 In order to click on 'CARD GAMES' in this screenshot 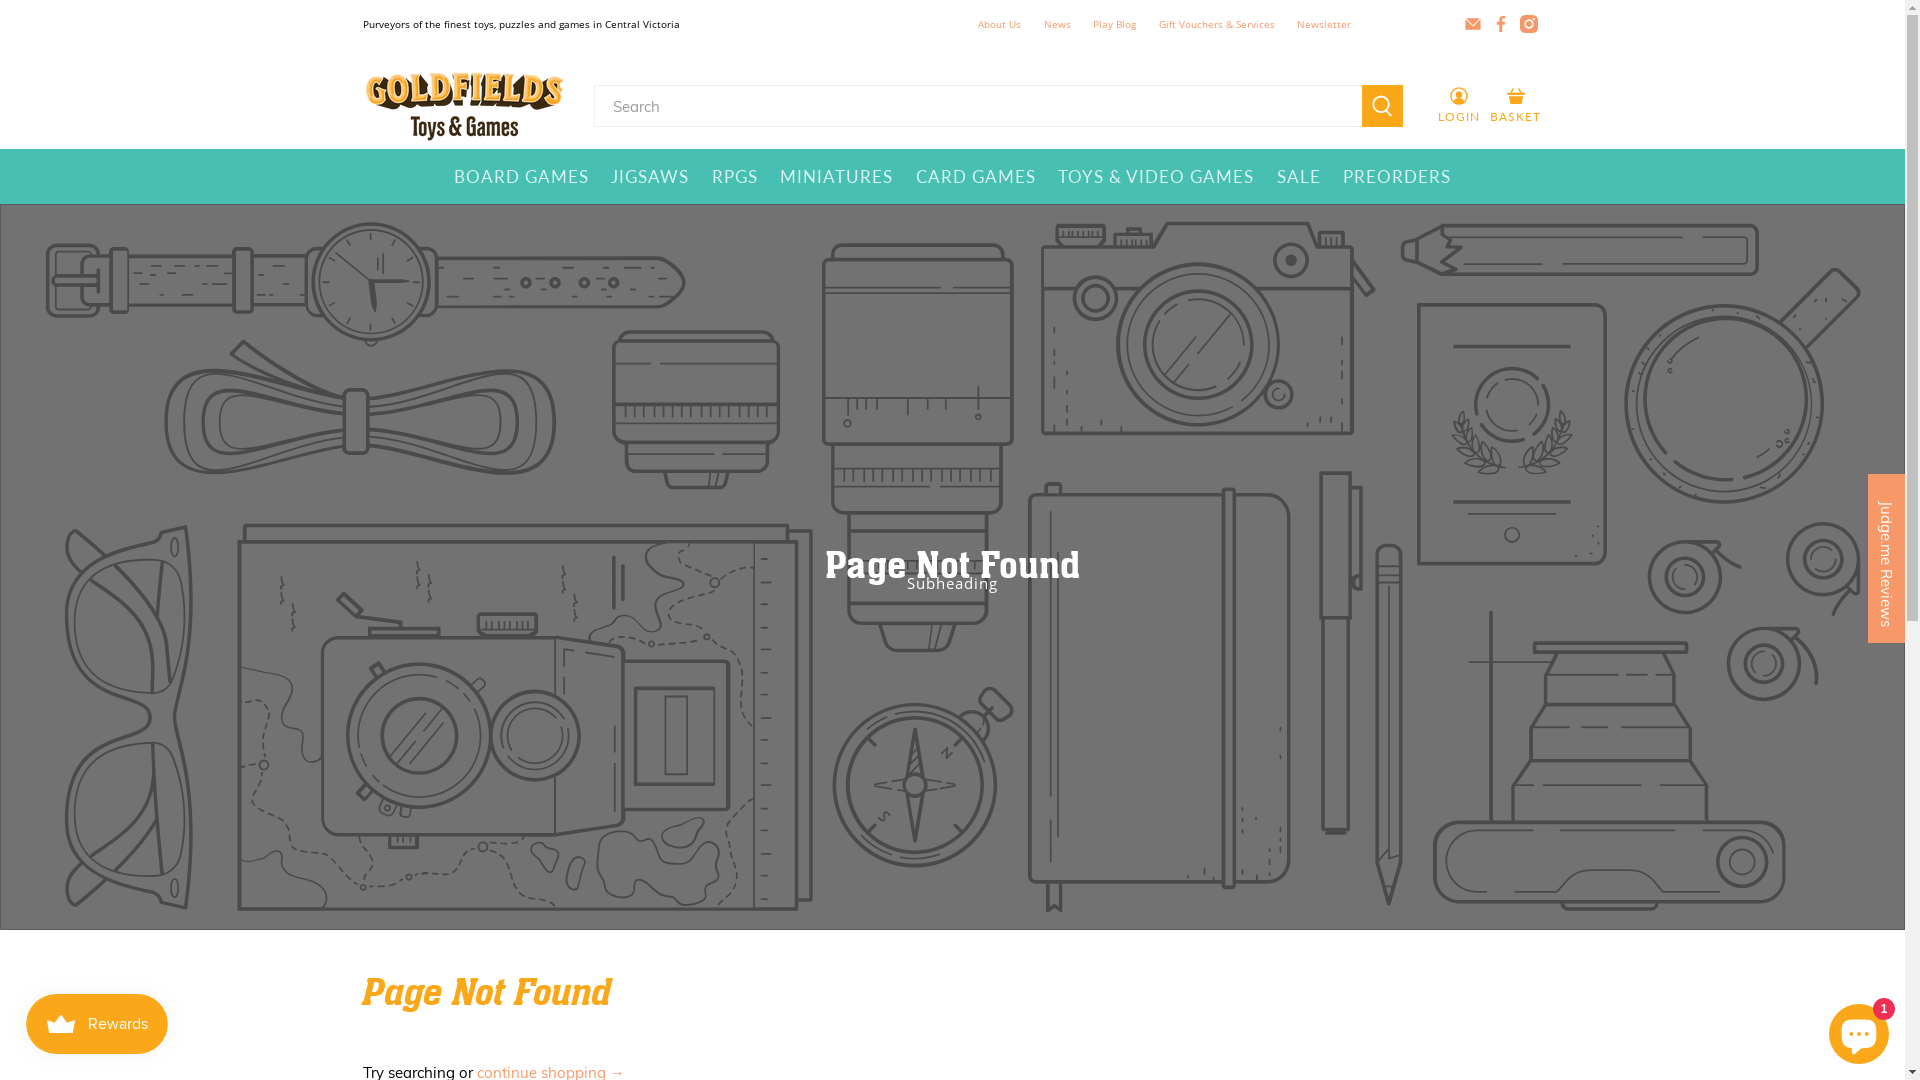, I will do `click(902, 176)`.